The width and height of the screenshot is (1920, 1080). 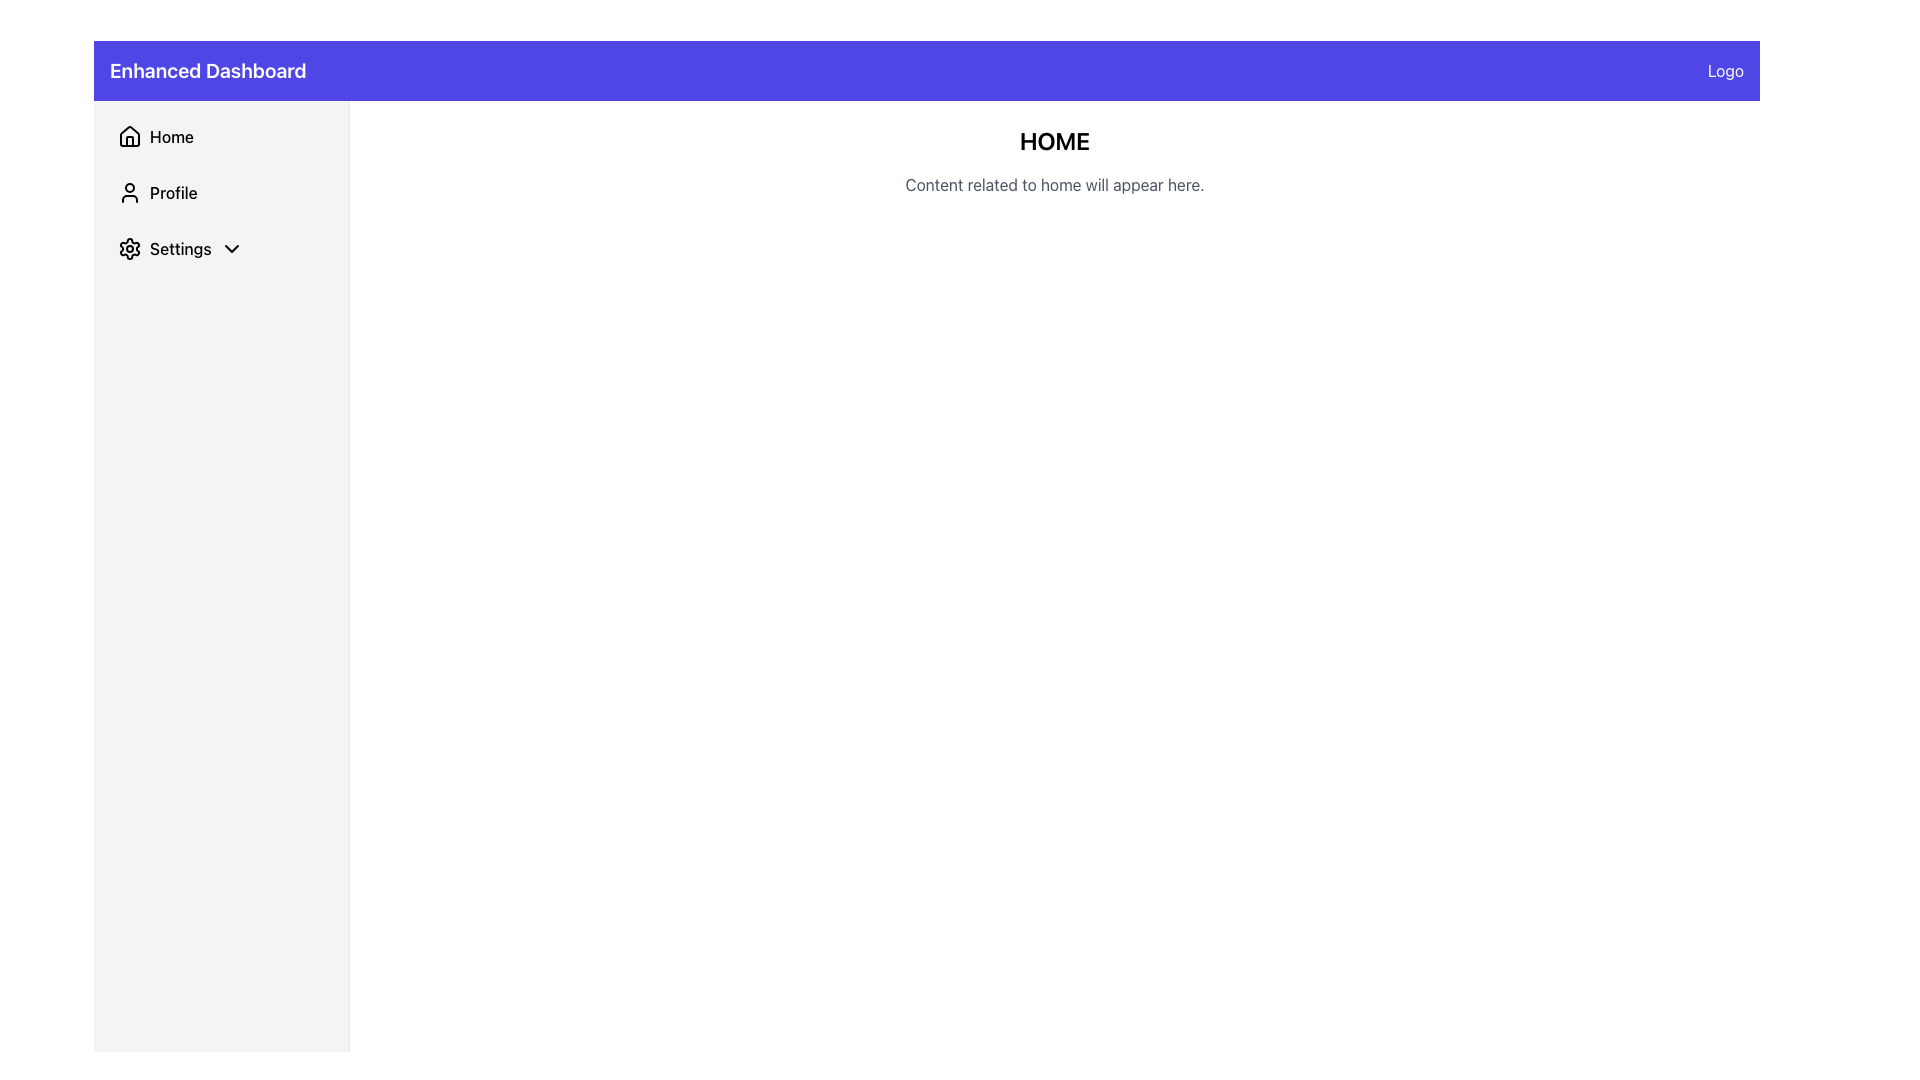 I want to click on the house icon located to the left of the 'Home' text, so click(x=128, y=136).